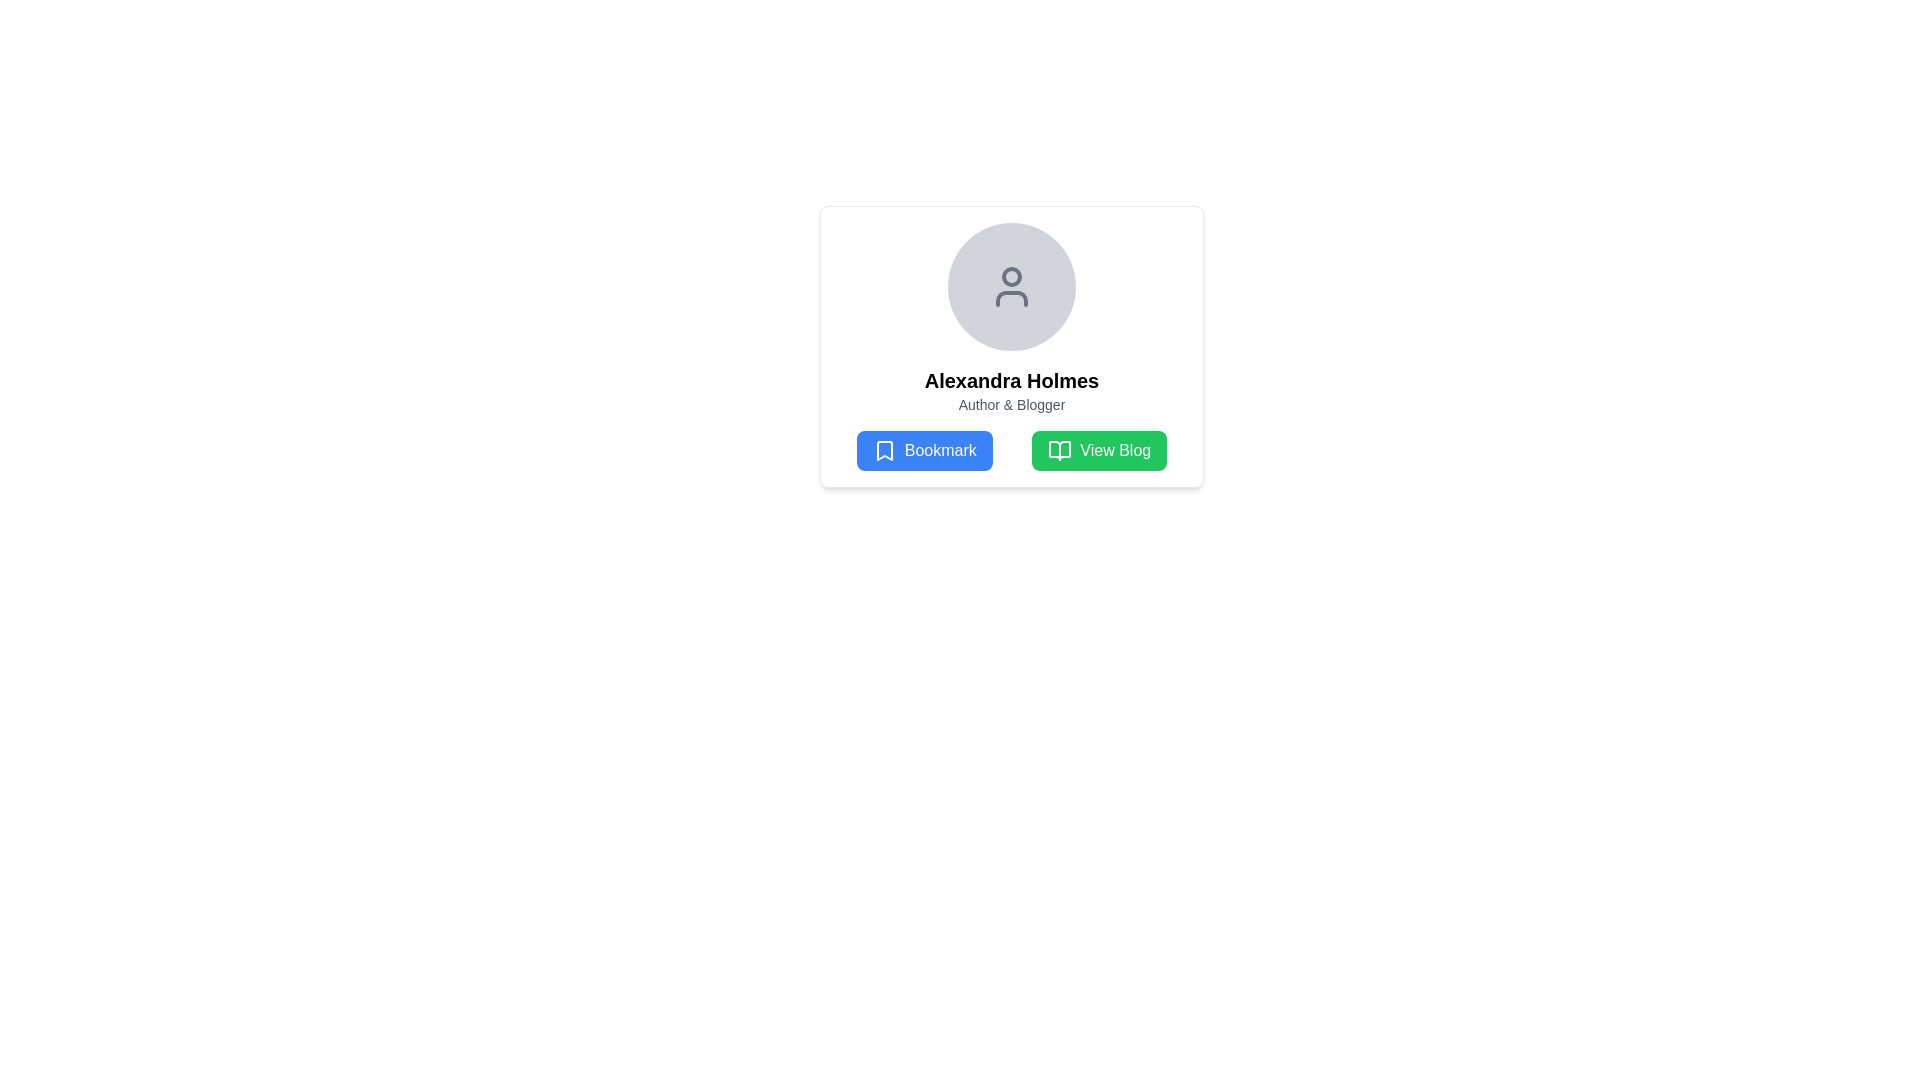 This screenshot has height=1080, width=1920. Describe the element at coordinates (1012, 381) in the screenshot. I see `the text display element that shows the name 'Alexandra Holmes', which is bold and large, located below the user avatar and above the smaller text 'Author & Blogger'` at that location.